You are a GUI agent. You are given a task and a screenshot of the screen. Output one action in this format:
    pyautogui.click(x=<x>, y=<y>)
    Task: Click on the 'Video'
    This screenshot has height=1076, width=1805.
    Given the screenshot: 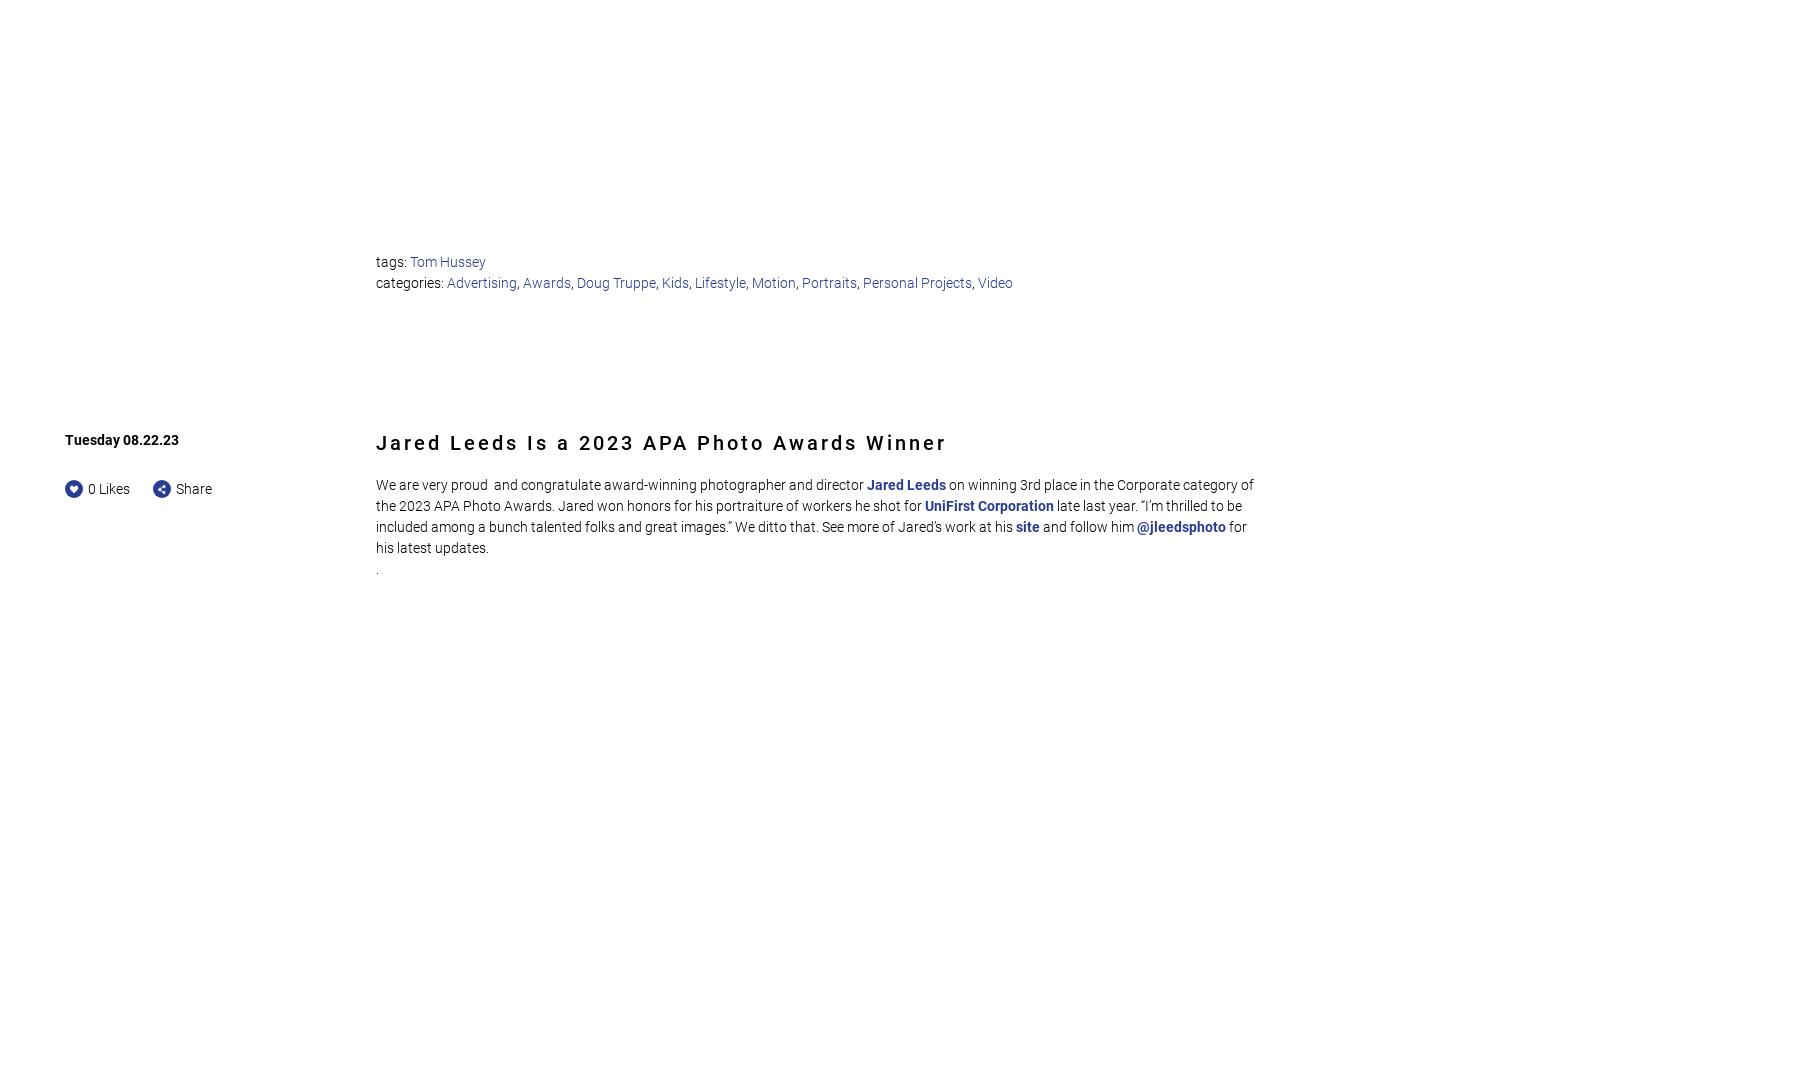 What is the action you would take?
    pyautogui.click(x=994, y=281)
    